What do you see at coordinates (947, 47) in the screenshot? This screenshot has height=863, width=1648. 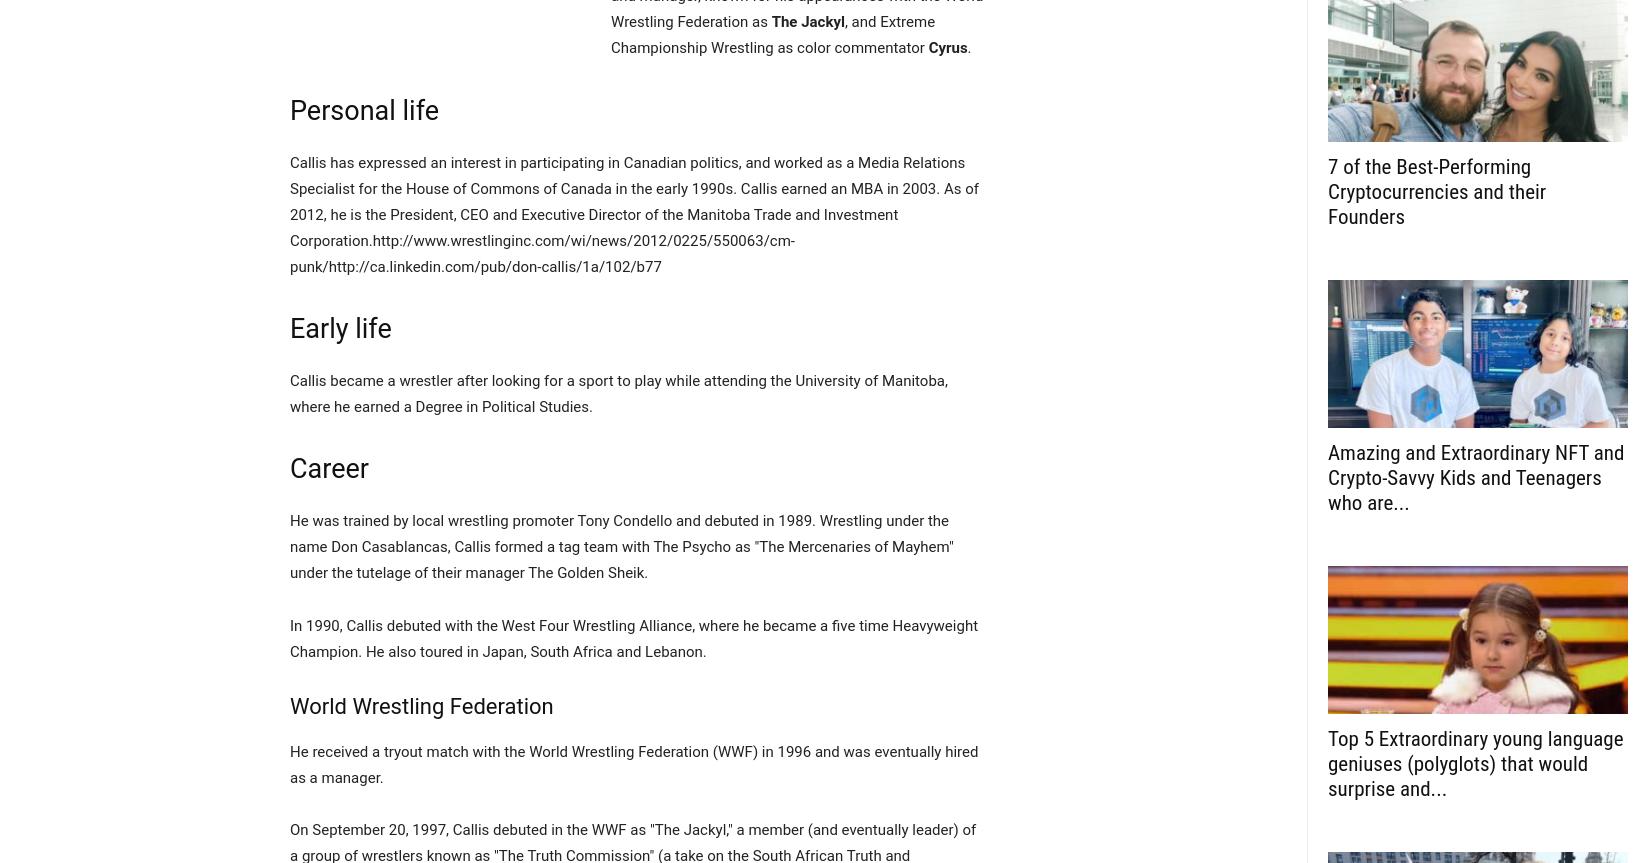 I see `'Cyrus'` at bounding box center [947, 47].